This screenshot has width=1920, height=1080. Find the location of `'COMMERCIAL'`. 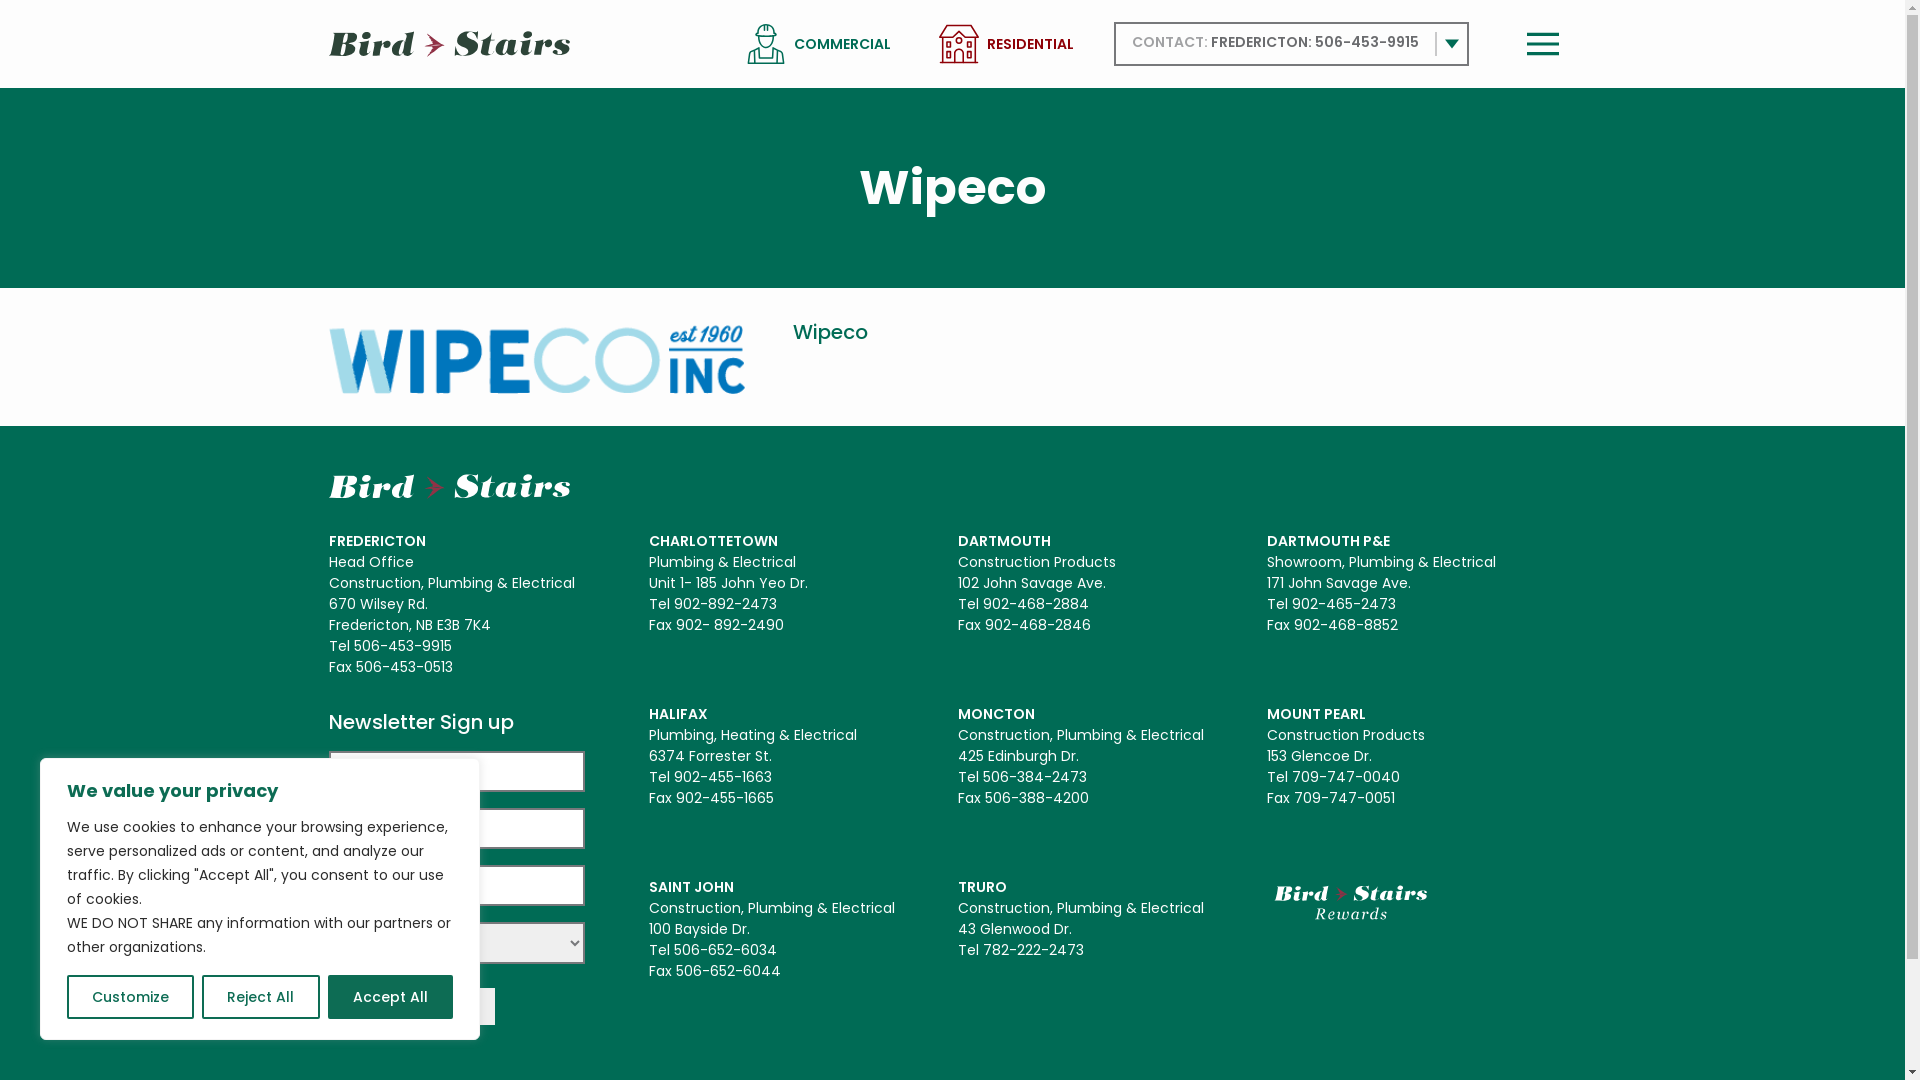

'COMMERCIAL' is located at coordinates (842, 44).